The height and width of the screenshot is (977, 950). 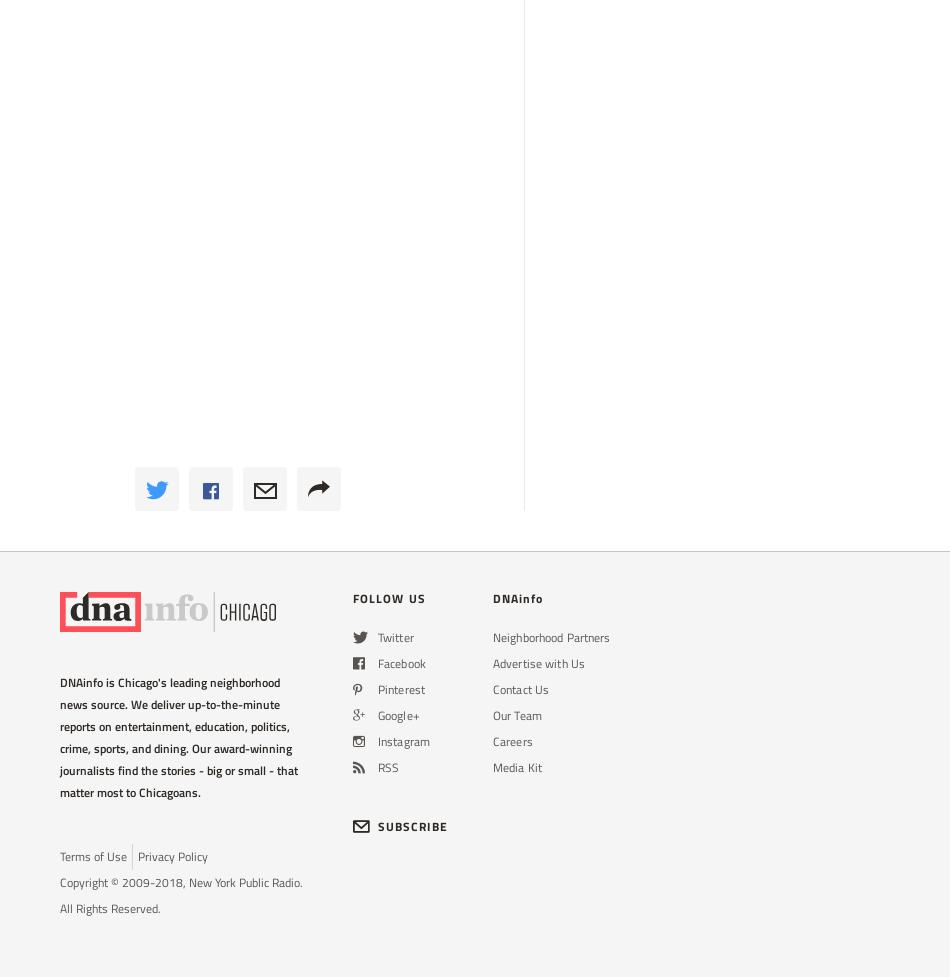 What do you see at coordinates (178, 737) in the screenshot?
I see `'DNAinfo is Chicago's leading neighborhood news source. We deliver up-to-the-minute reports on entertainment, education, politics, crime, sports, and dining. Our award-winning journalists find the stories - big or small - that matter most to Chicagoans.'` at bounding box center [178, 737].